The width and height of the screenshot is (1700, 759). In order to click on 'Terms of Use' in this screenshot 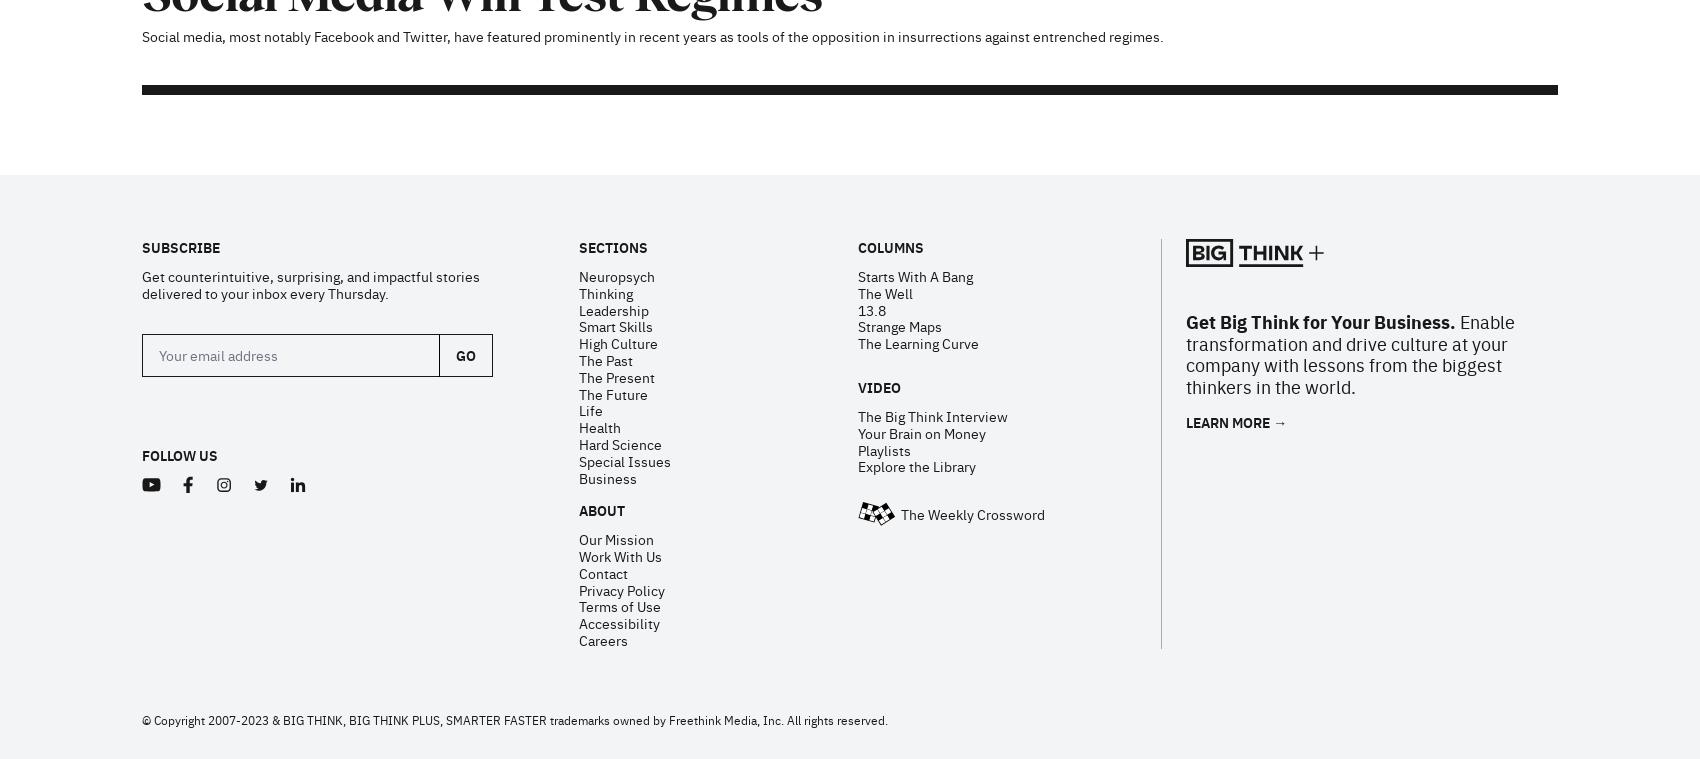, I will do `click(617, 346)`.